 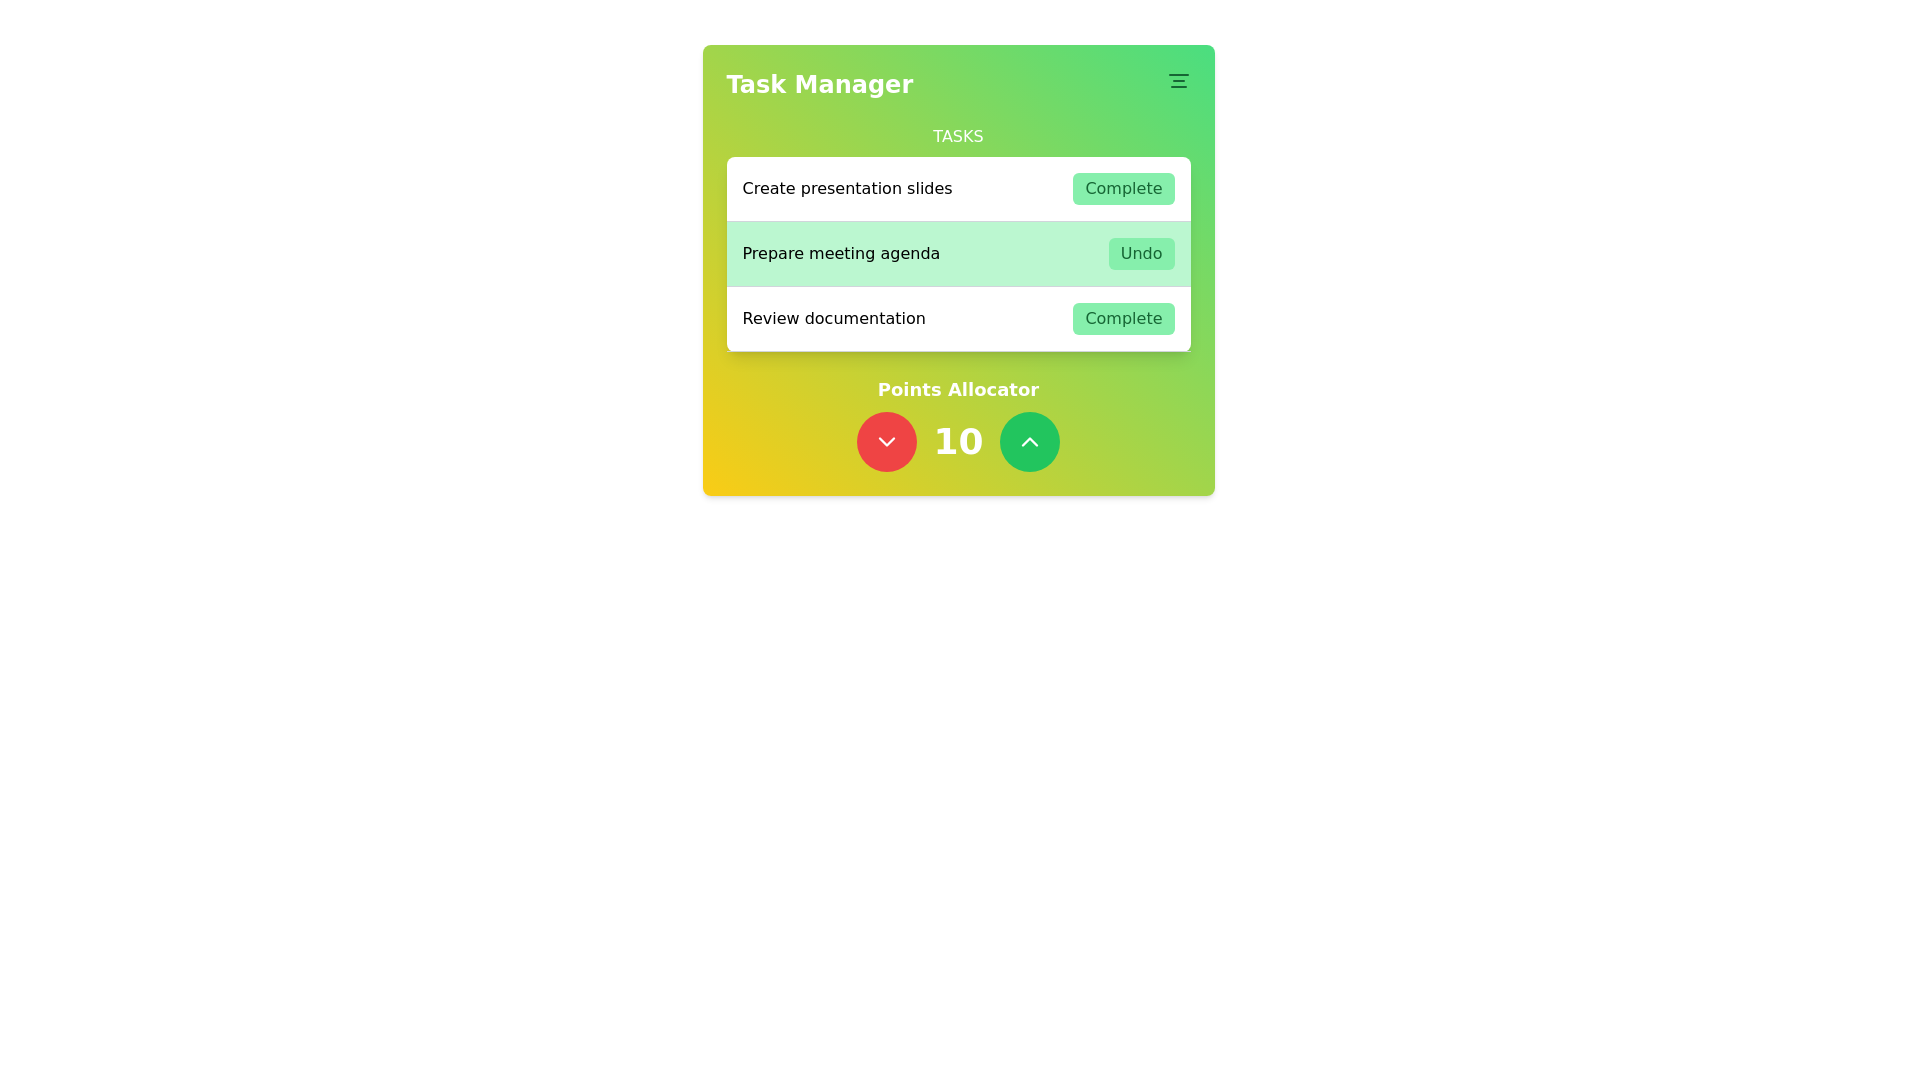 I want to click on the 'Undo' button for the 'Prepare meeting agenda' task, so click(x=1141, y=253).